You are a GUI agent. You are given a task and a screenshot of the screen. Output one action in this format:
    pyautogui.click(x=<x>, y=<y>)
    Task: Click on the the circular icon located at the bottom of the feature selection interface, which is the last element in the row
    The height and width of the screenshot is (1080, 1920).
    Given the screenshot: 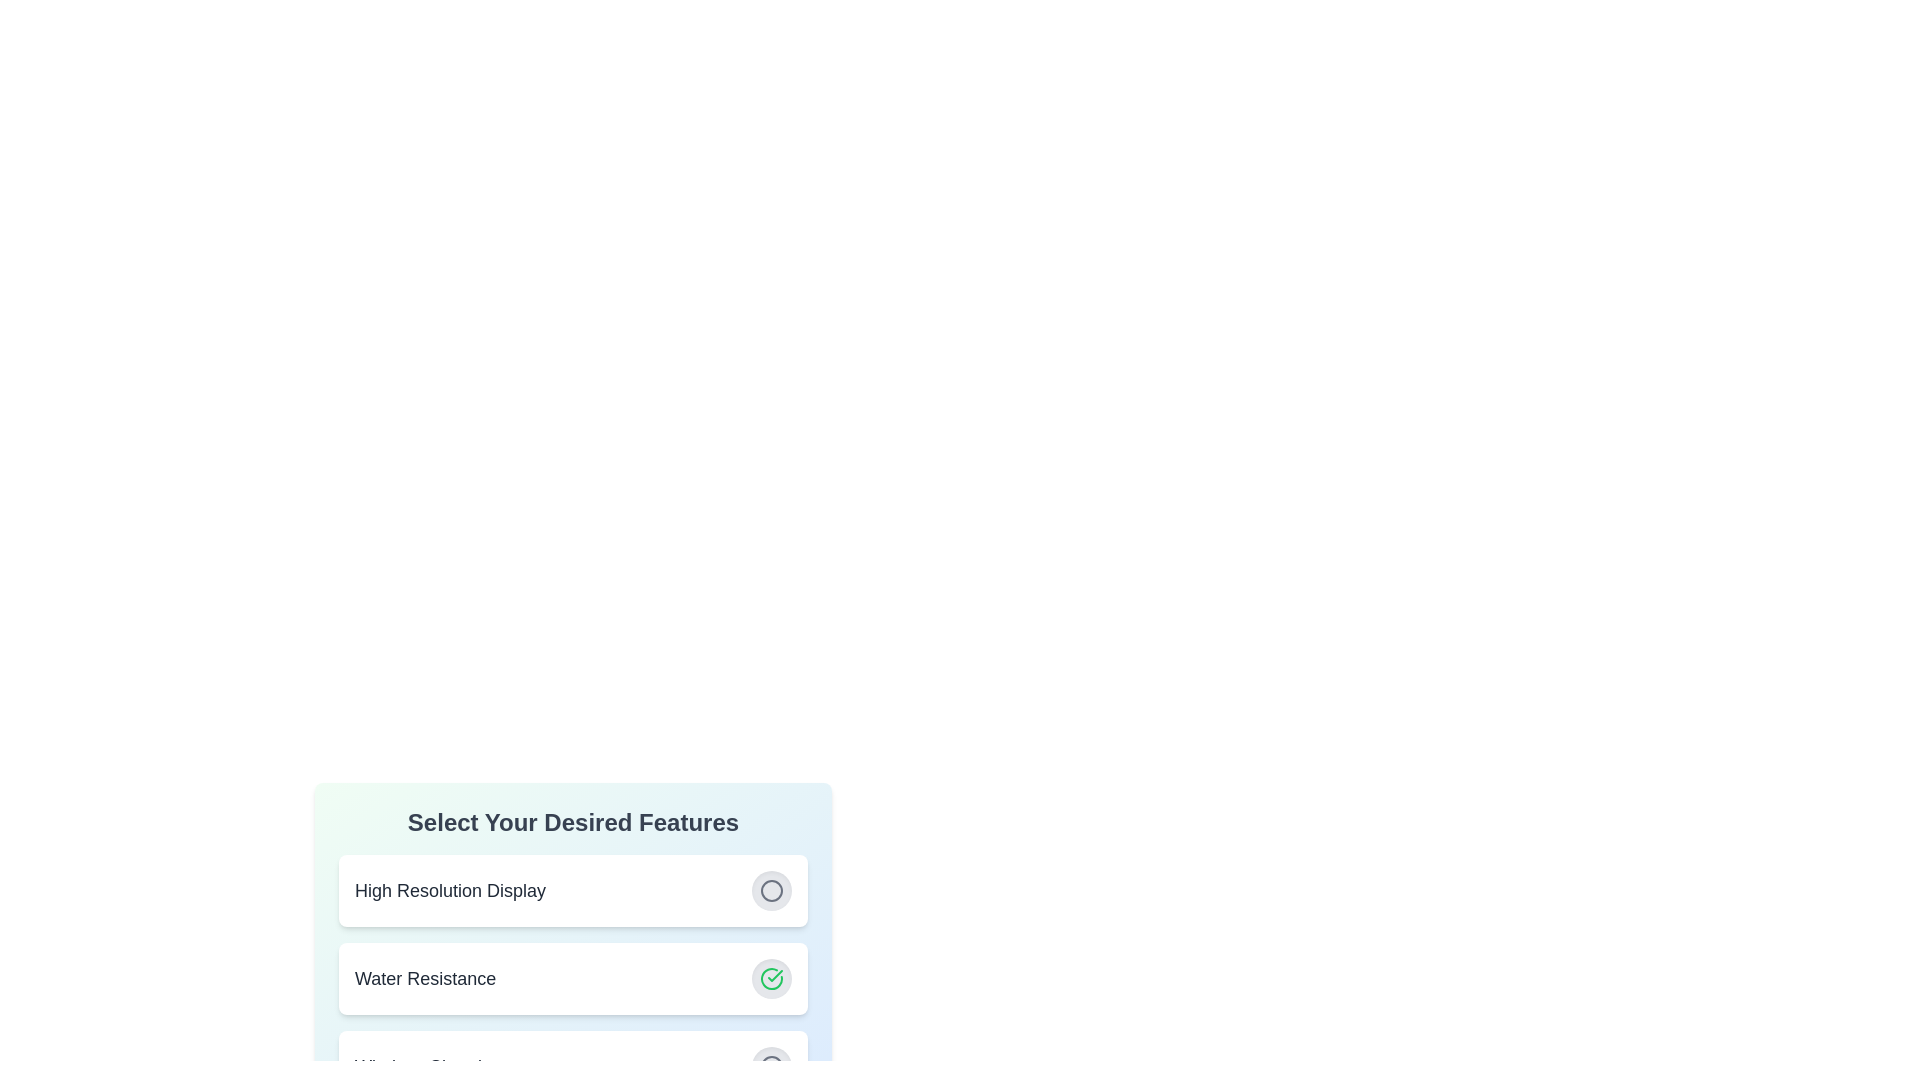 What is the action you would take?
    pyautogui.click(x=771, y=1066)
    